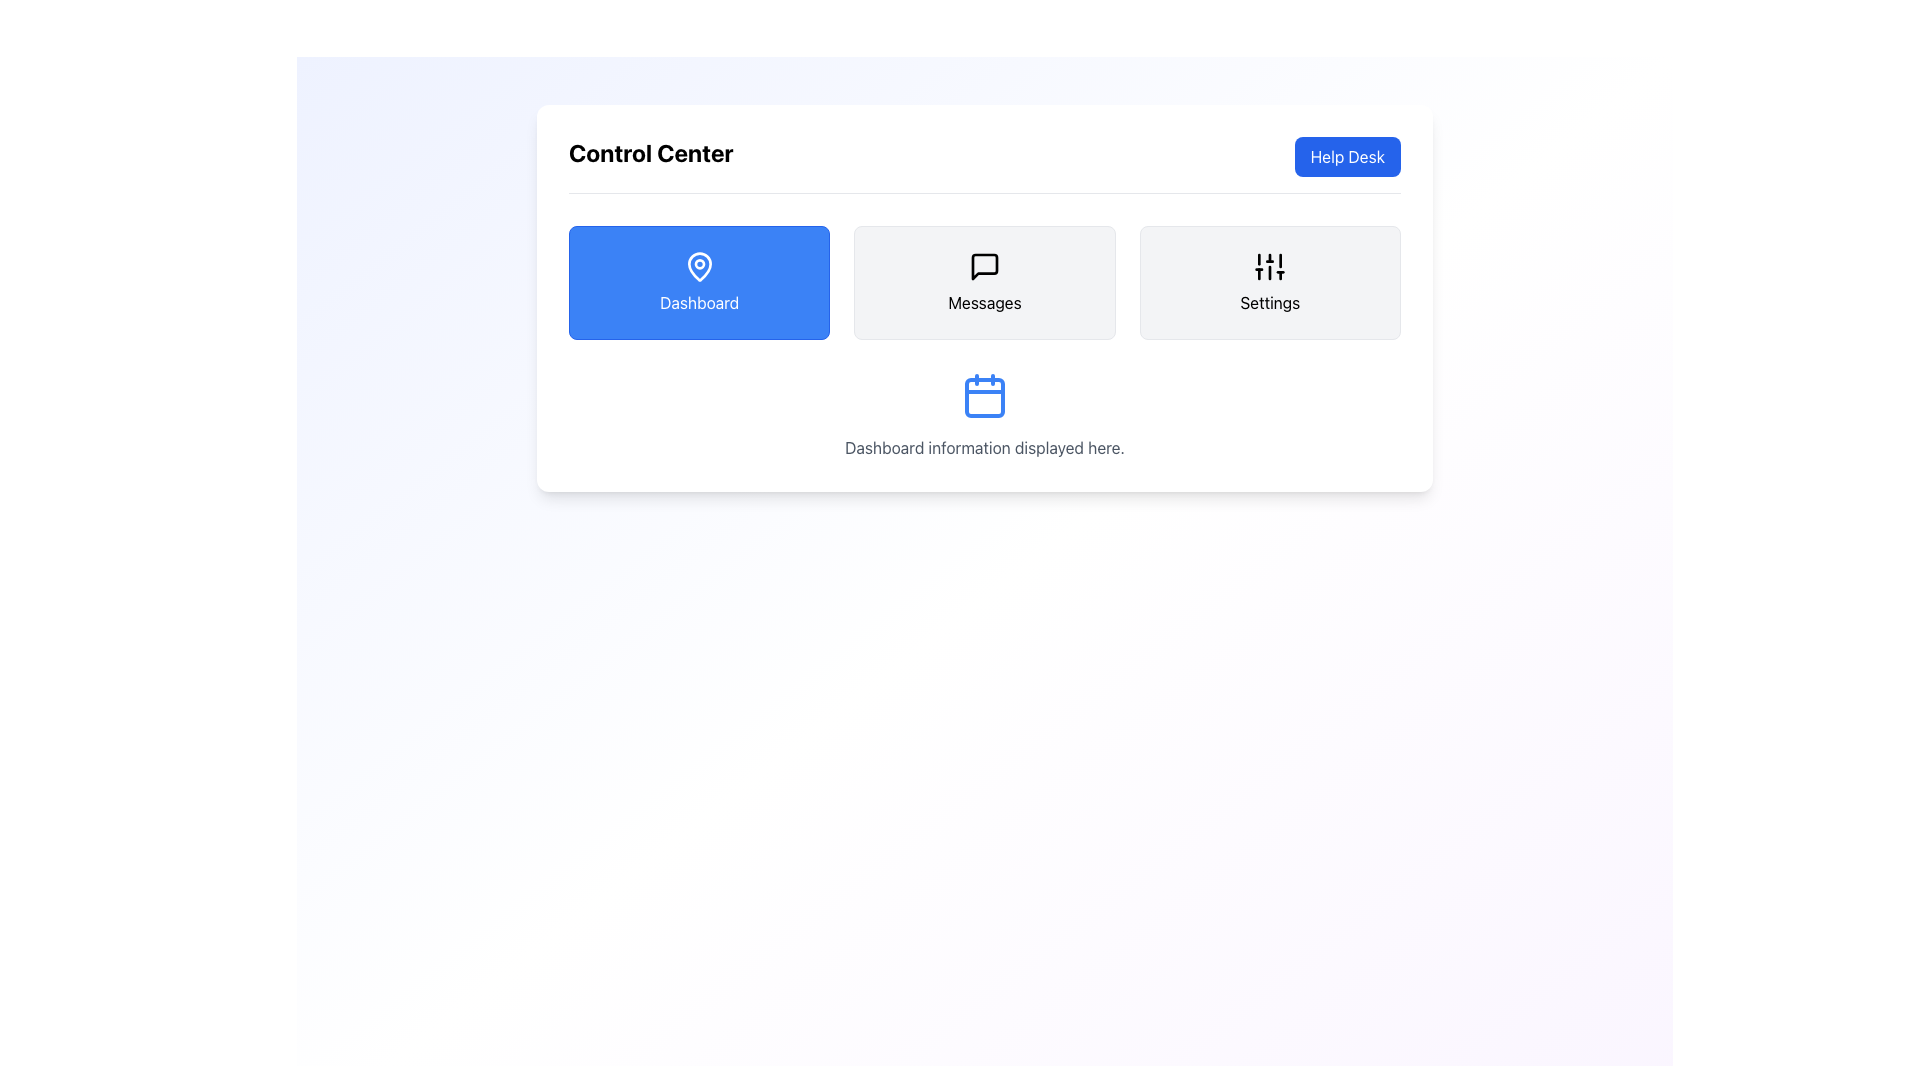 This screenshot has height=1080, width=1920. I want to click on the informational component featuring a blue calendar icon and the text 'Dashboard information displayed here.', so click(984, 415).